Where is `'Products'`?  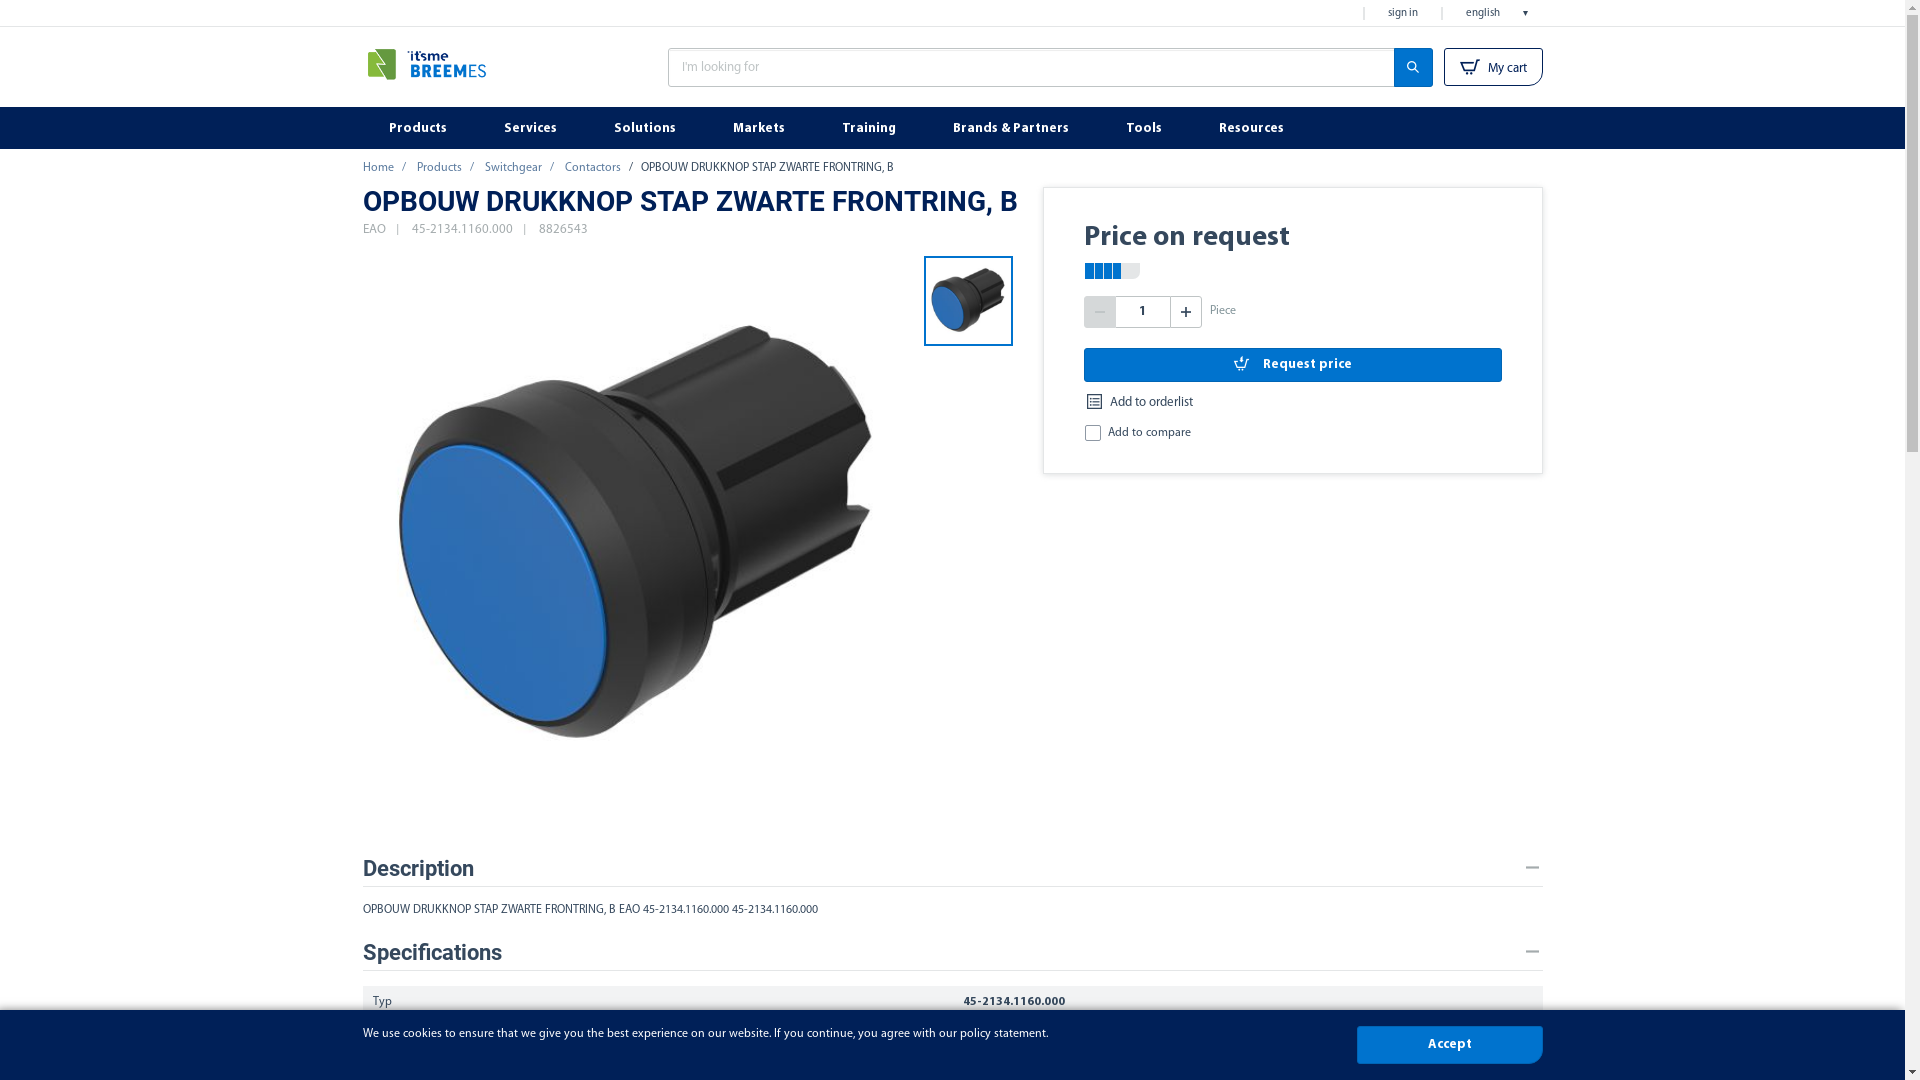
'Products' is located at coordinates (415, 167).